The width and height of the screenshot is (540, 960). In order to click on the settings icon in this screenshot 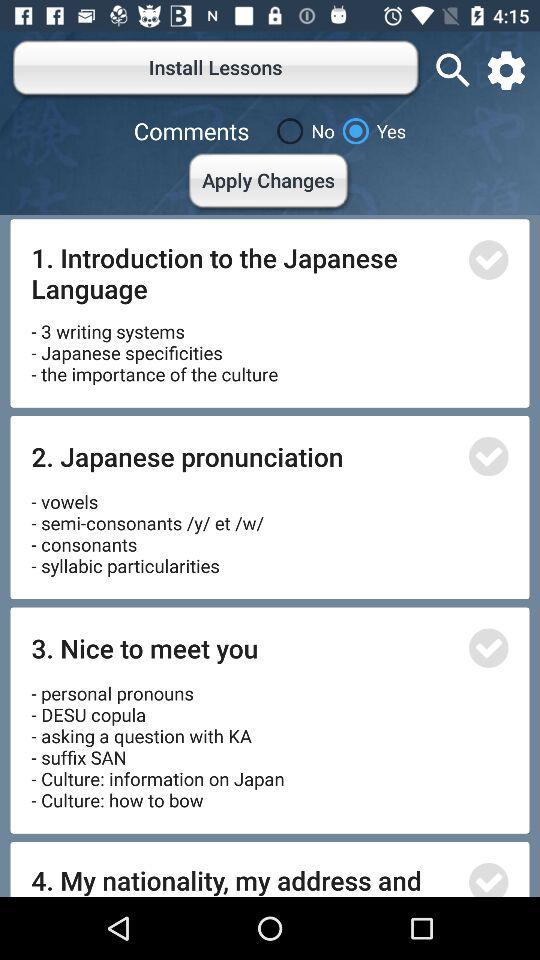, I will do `click(505, 70)`.